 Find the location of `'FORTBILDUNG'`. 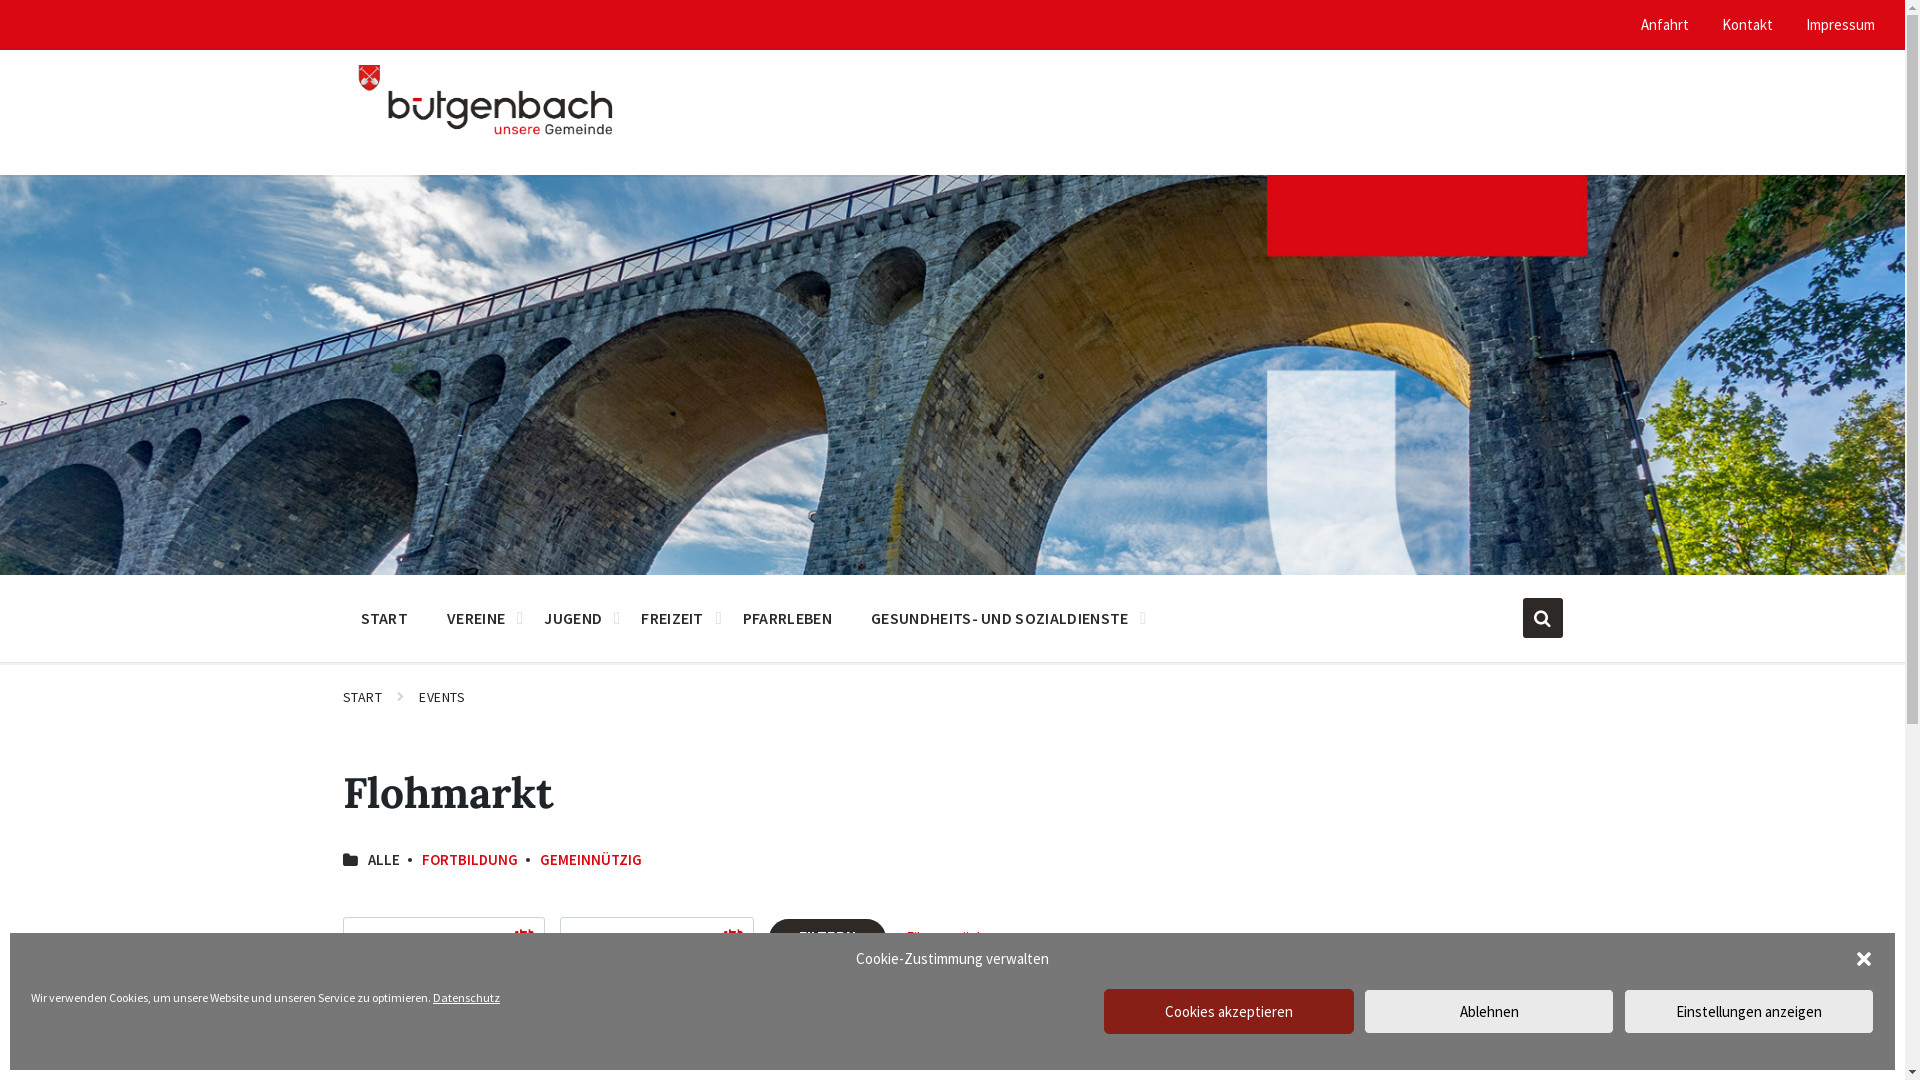

'FORTBILDUNG' is located at coordinates (469, 858).